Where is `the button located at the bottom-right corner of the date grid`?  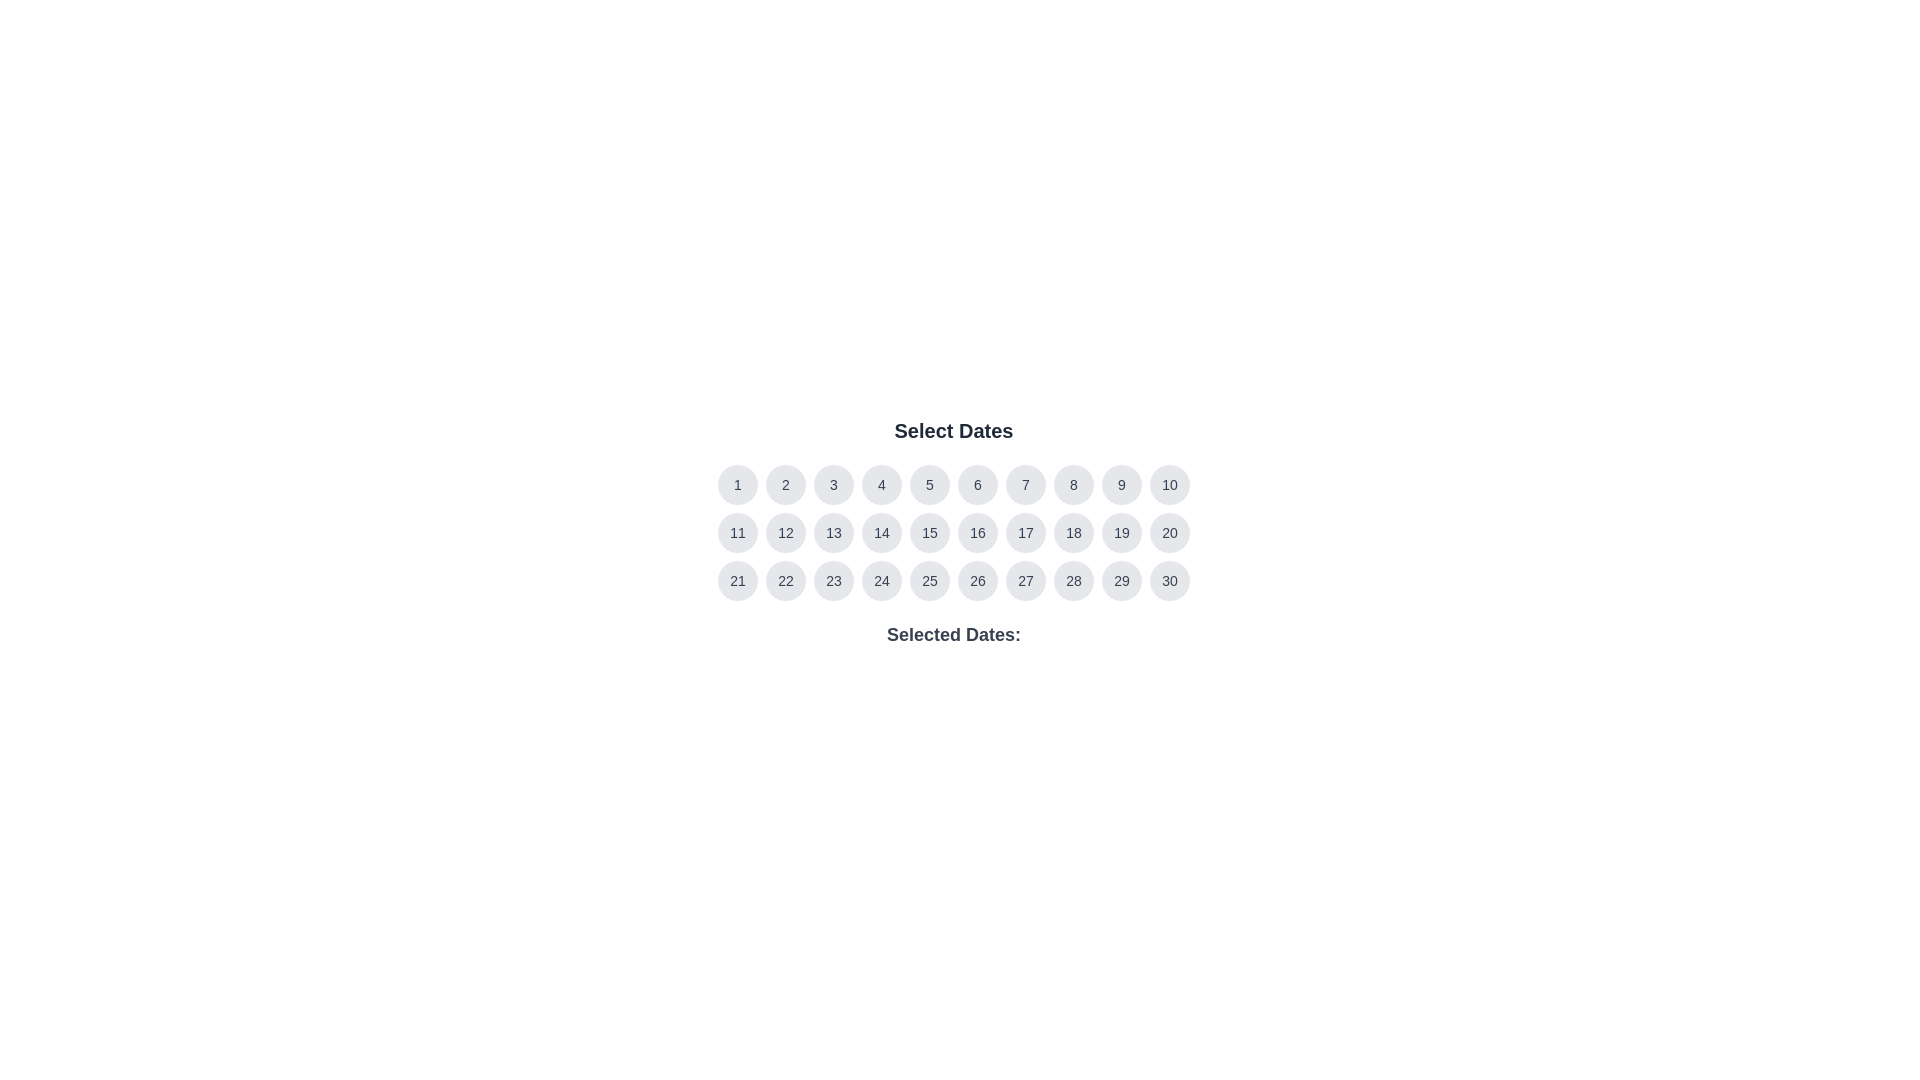 the button located at the bottom-right corner of the date grid is located at coordinates (1170, 581).